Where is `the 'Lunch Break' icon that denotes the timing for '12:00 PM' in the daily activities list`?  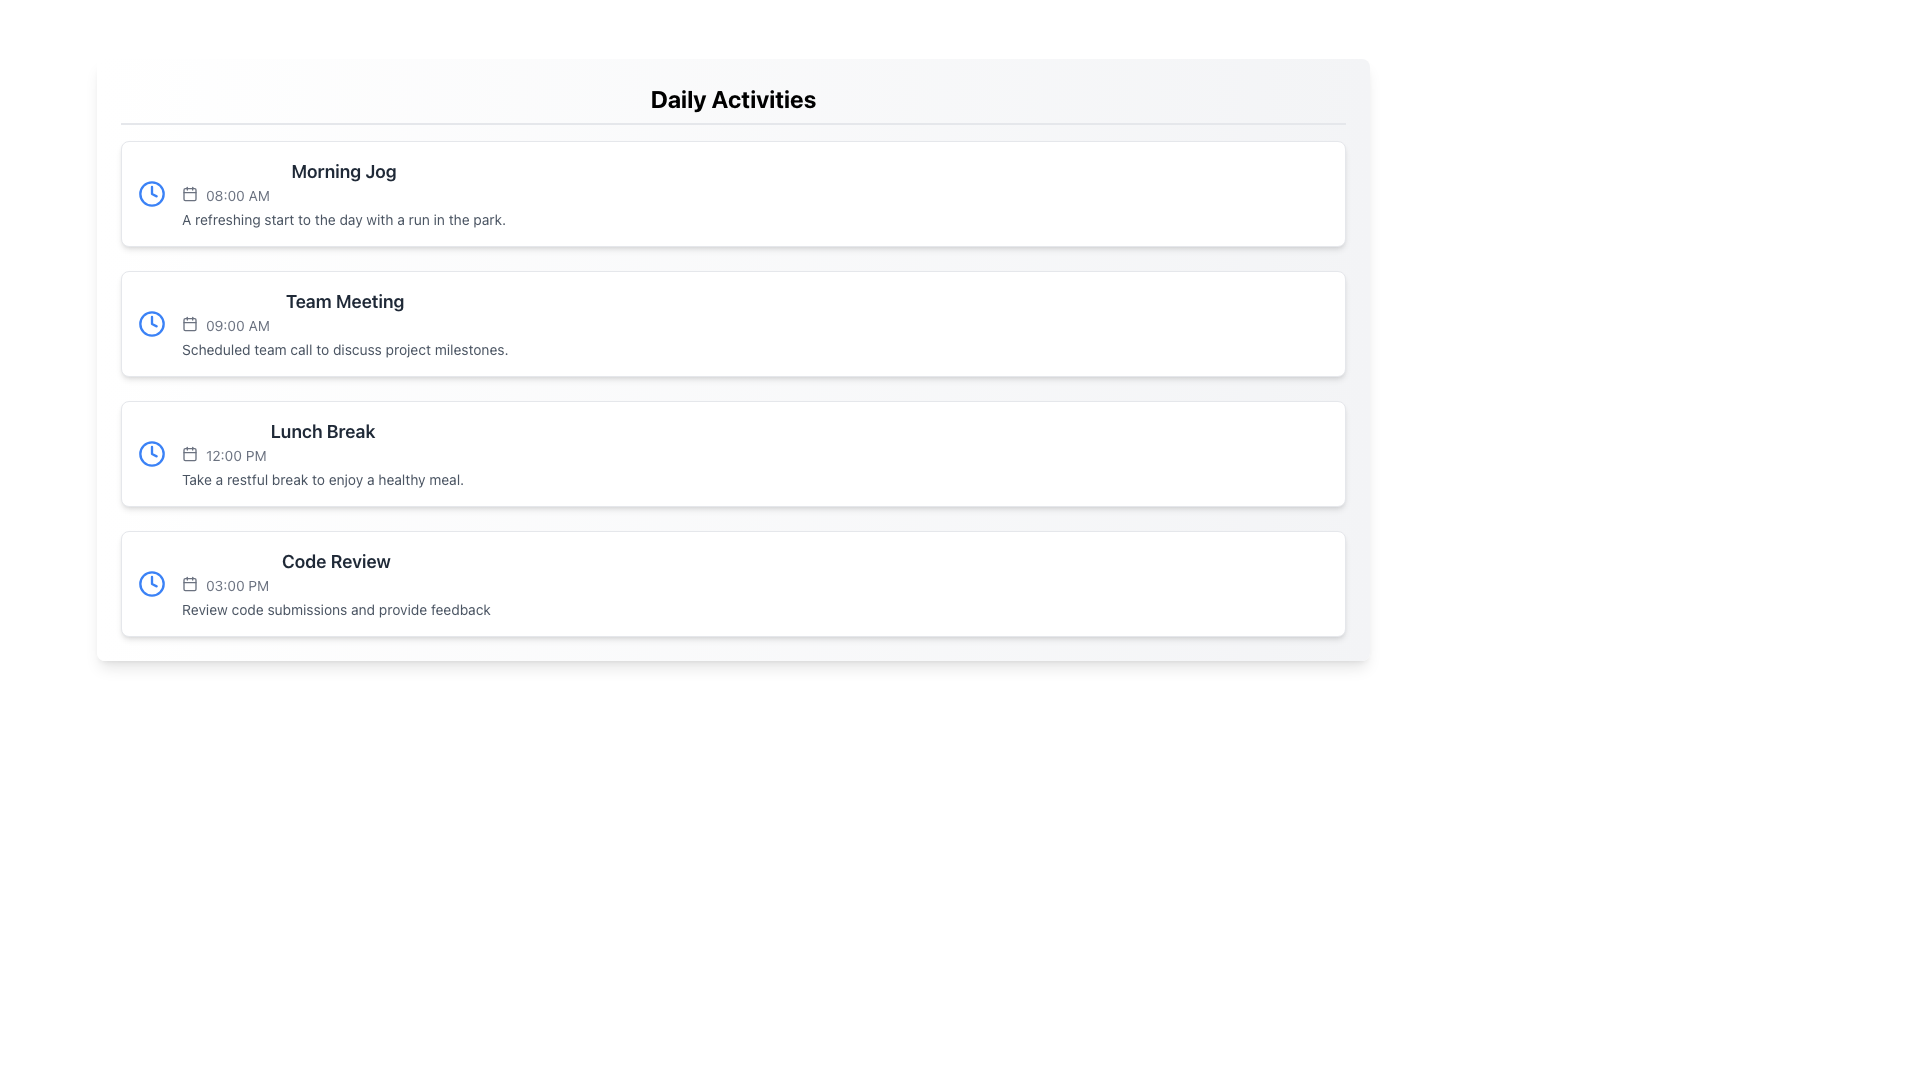 the 'Lunch Break' icon that denotes the timing for '12:00 PM' in the daily activities list is located at coordinates (190, 454).